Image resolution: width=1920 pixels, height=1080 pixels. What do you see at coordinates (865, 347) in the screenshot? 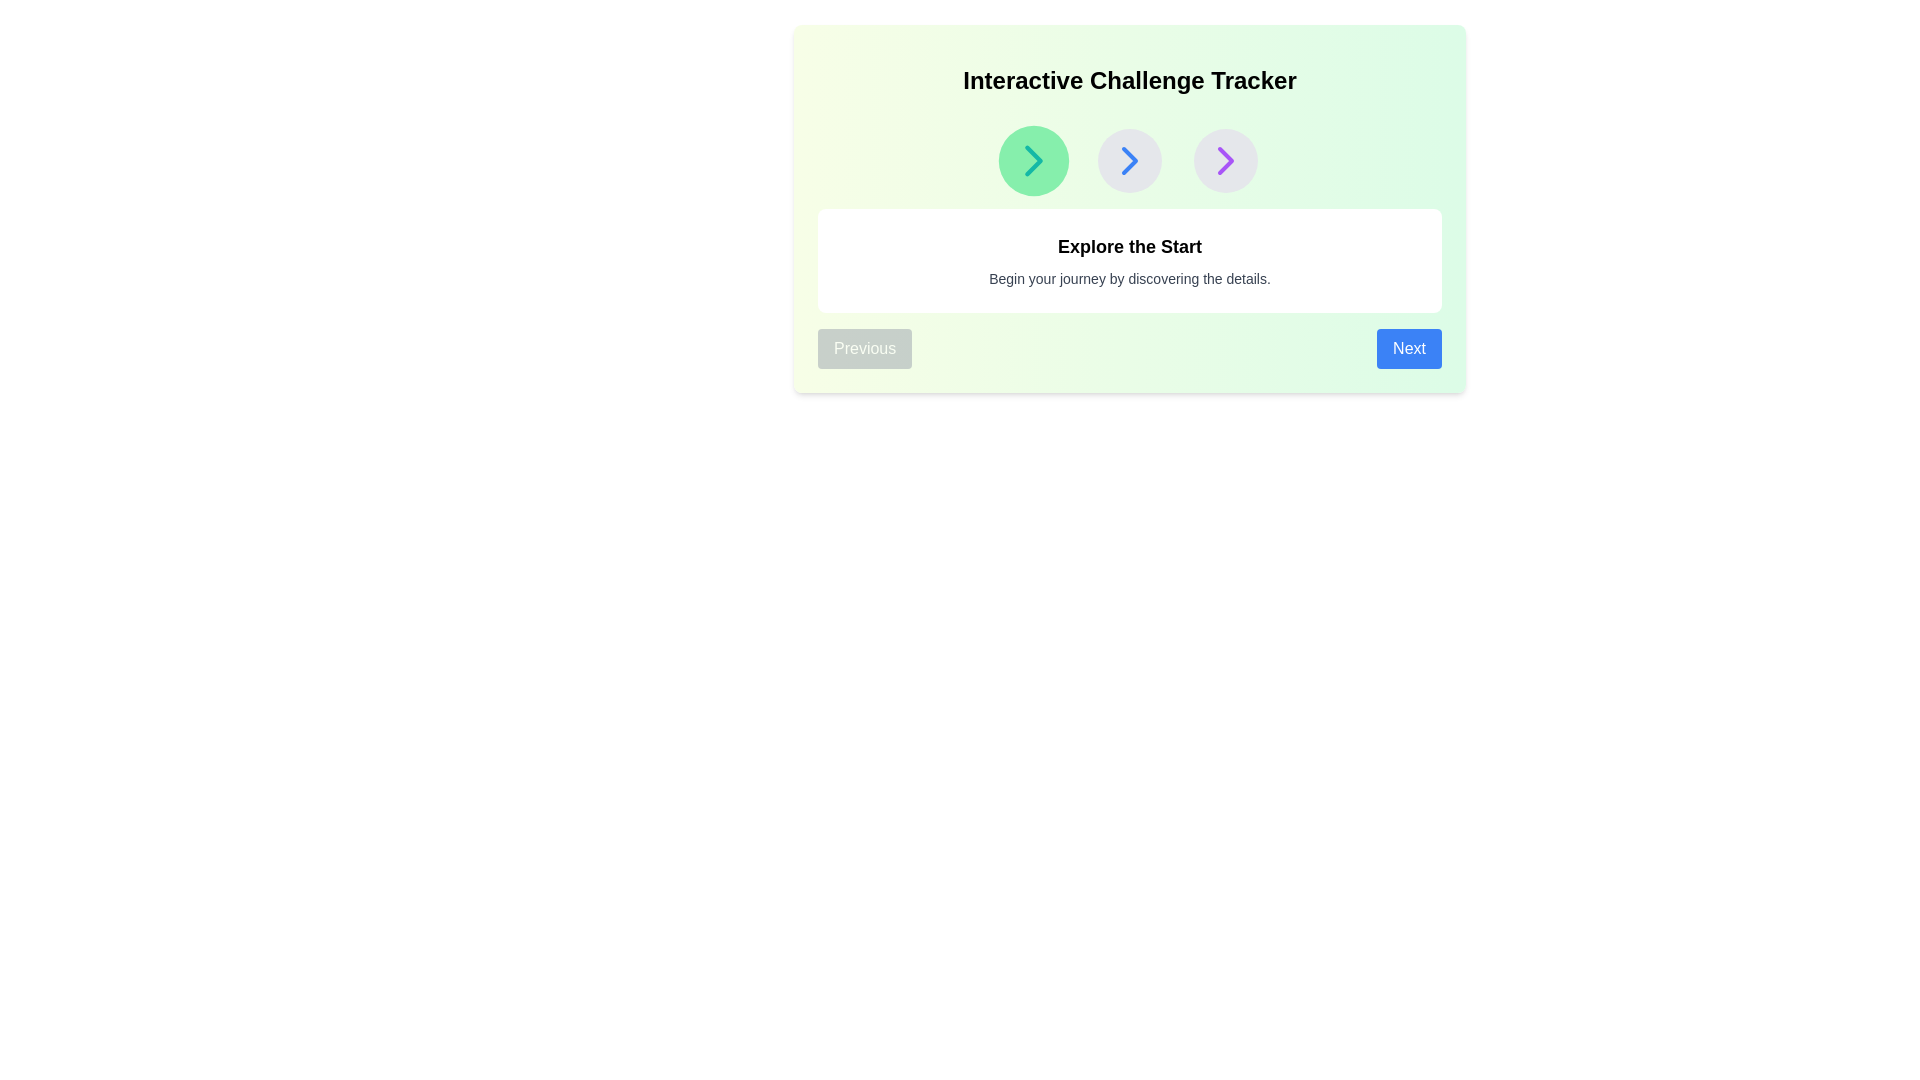
I see `the Previous button to navigate between steps` at bounding box center [865, 347].